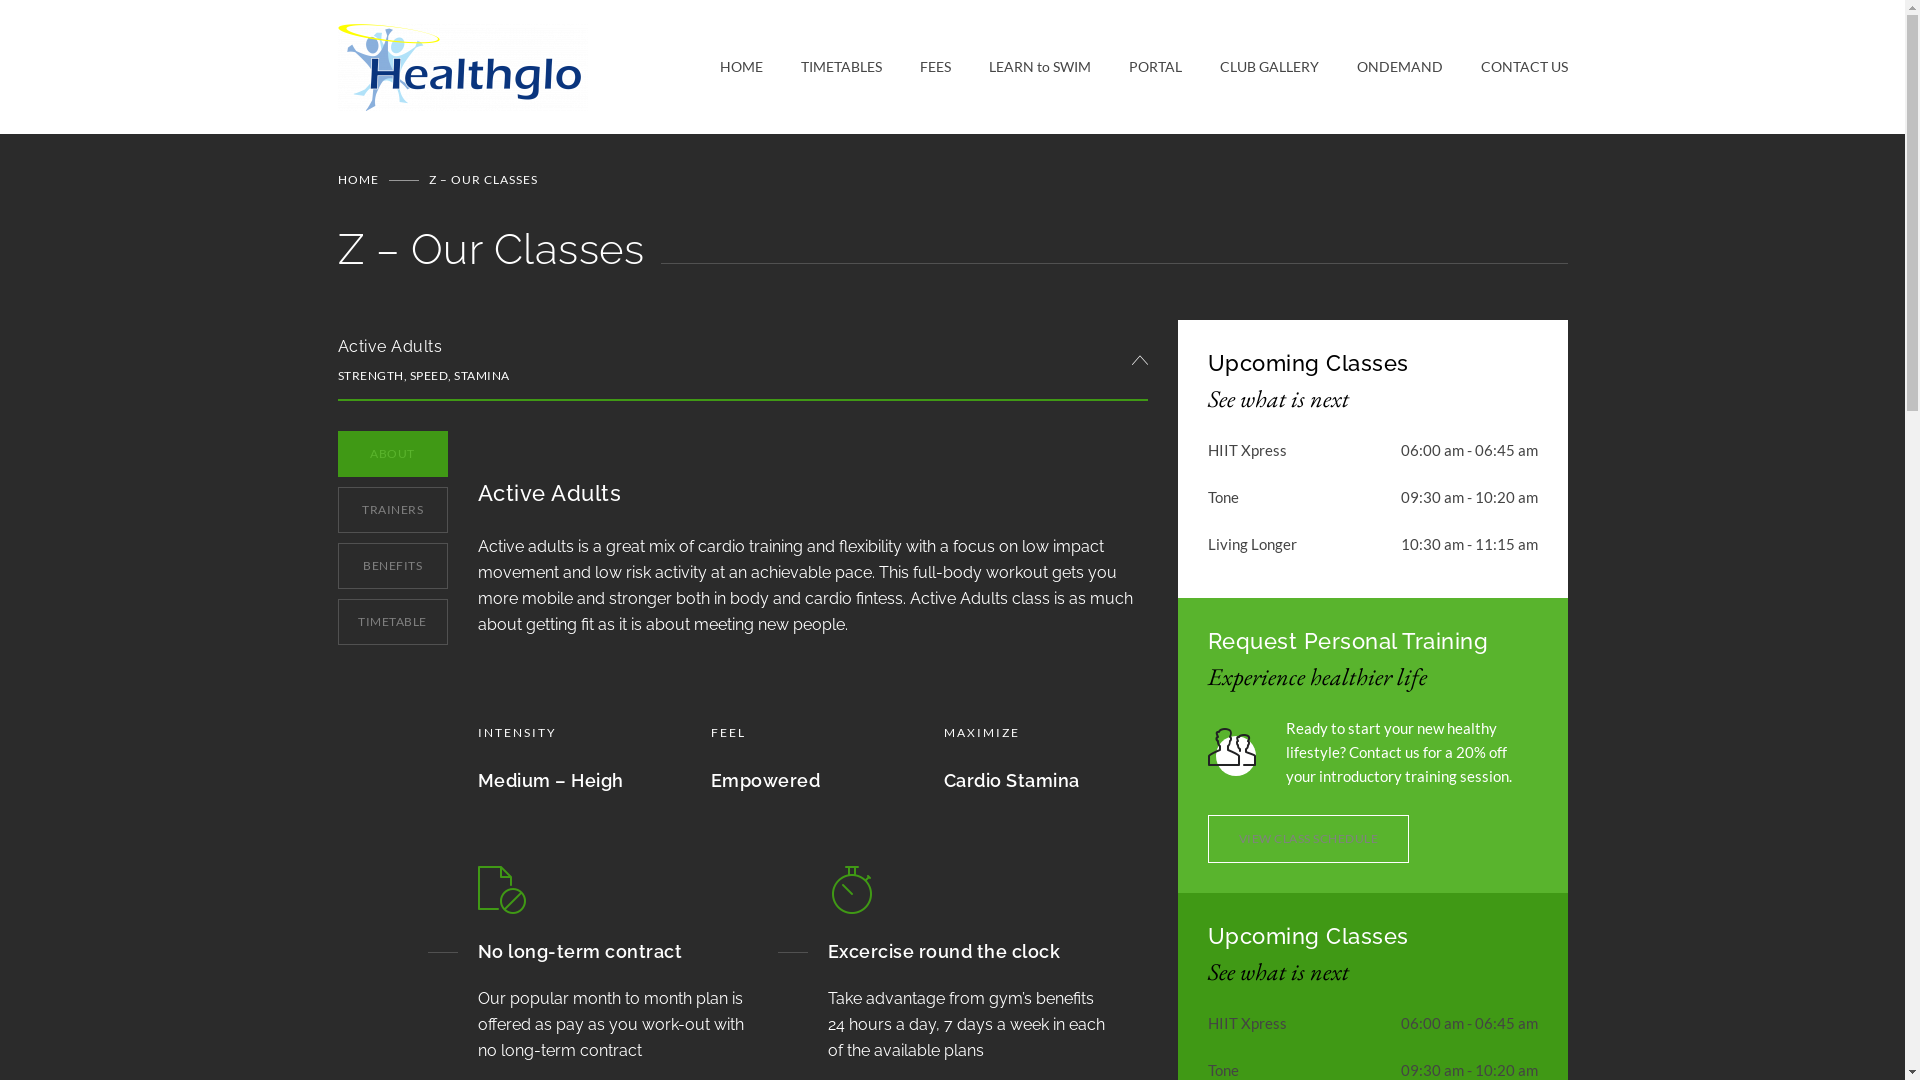 This screenshot has width=1920, height=1080. What do you see at coordinates (1379, 65) in the screenshot?
I see `'ONDEMAND'` at bounding box center [1379, 65].